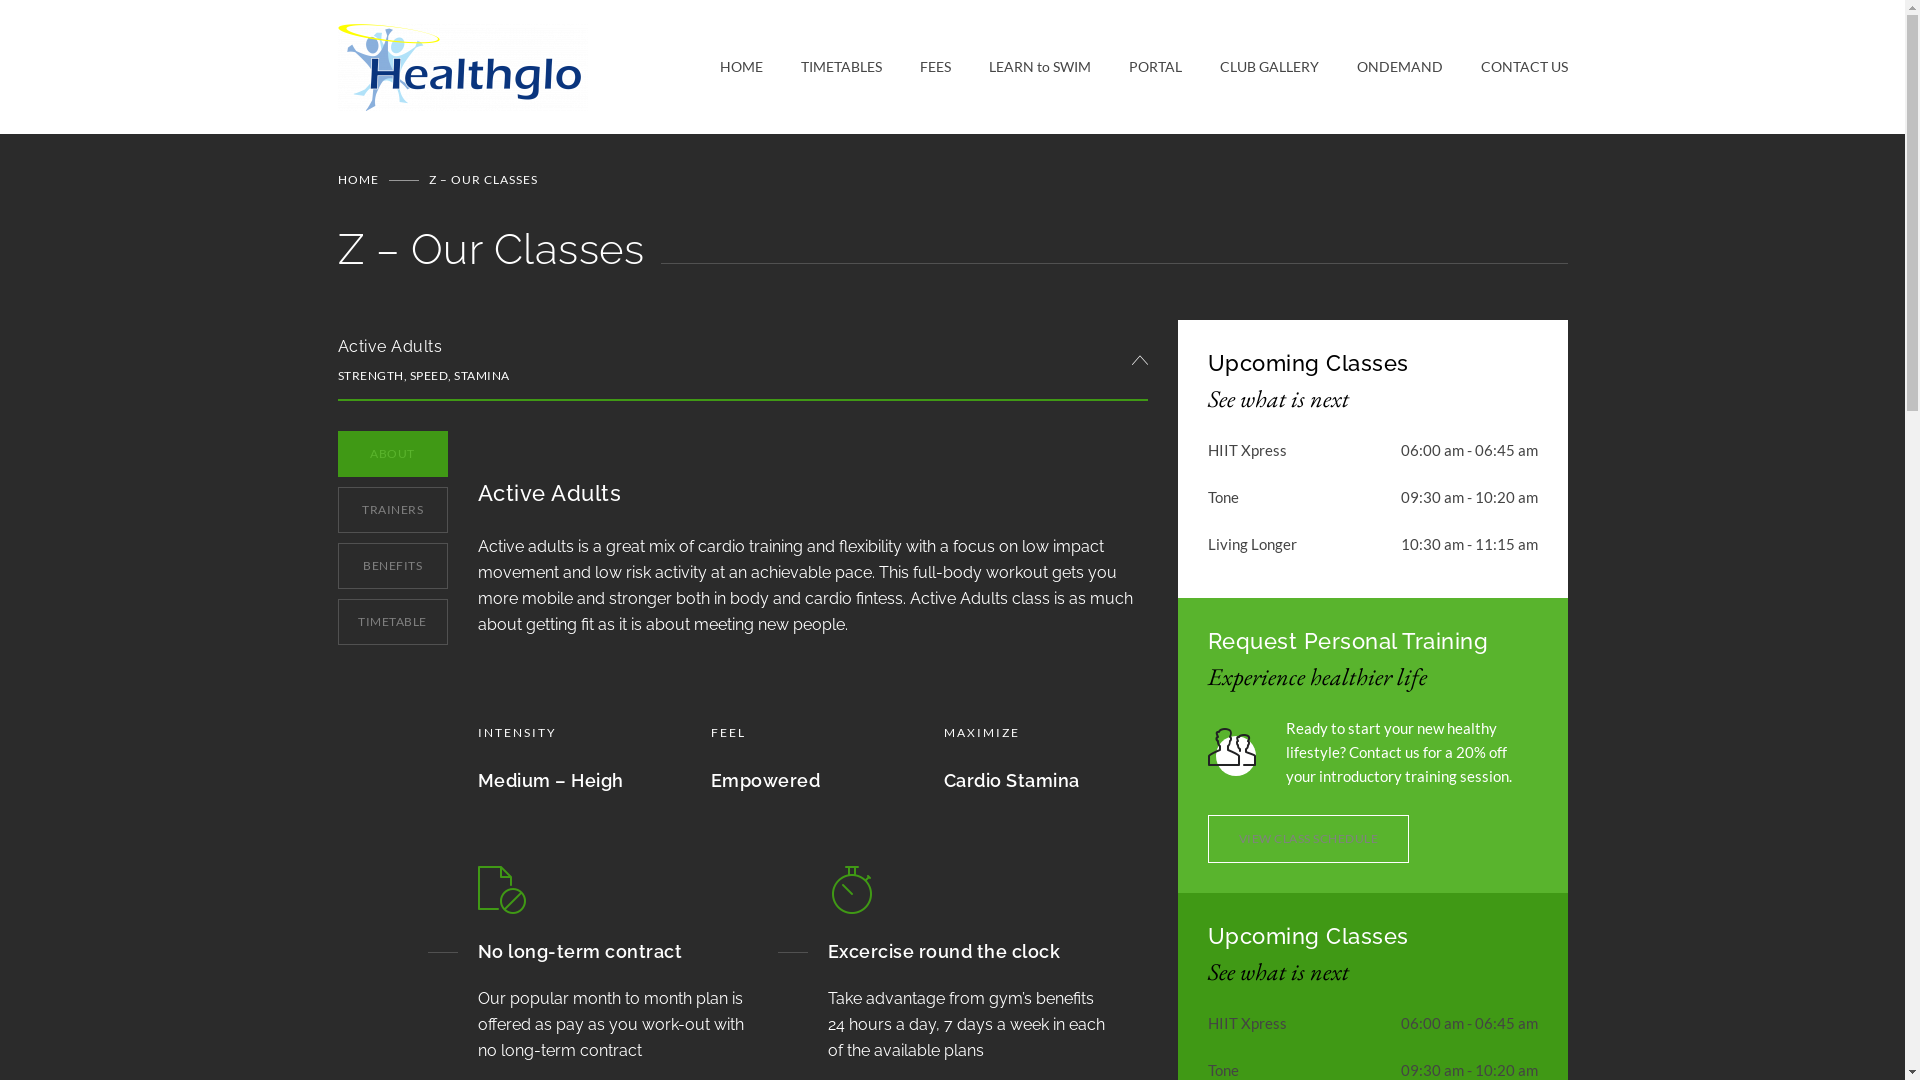 This screenshot has width=1920, height=1080. What do you see at coordinates (1379, 65) in the screenshot?
I see `'ONDEMAND'` at bounding box center [1379, 65].